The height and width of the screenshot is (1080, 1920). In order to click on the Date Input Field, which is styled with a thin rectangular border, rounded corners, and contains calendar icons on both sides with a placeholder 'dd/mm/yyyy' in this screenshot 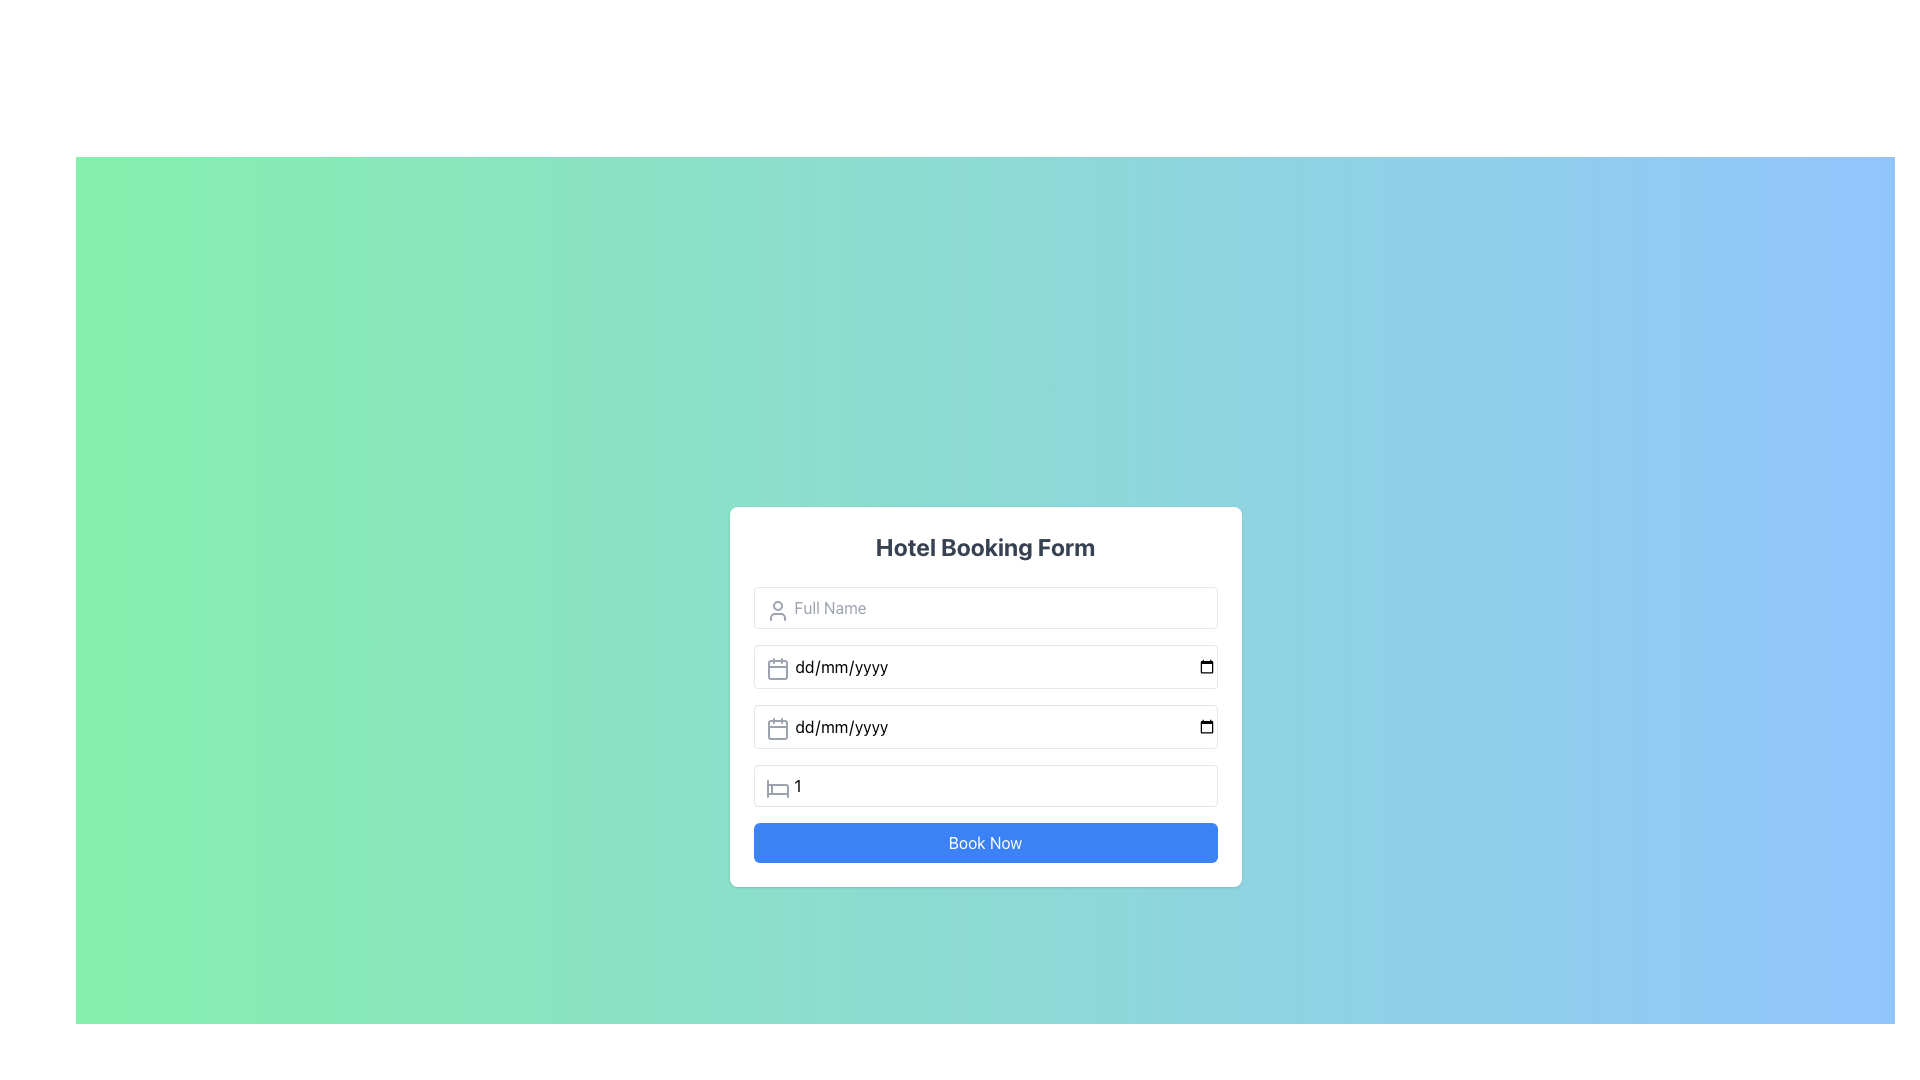, I will do `click(985, 726)`.